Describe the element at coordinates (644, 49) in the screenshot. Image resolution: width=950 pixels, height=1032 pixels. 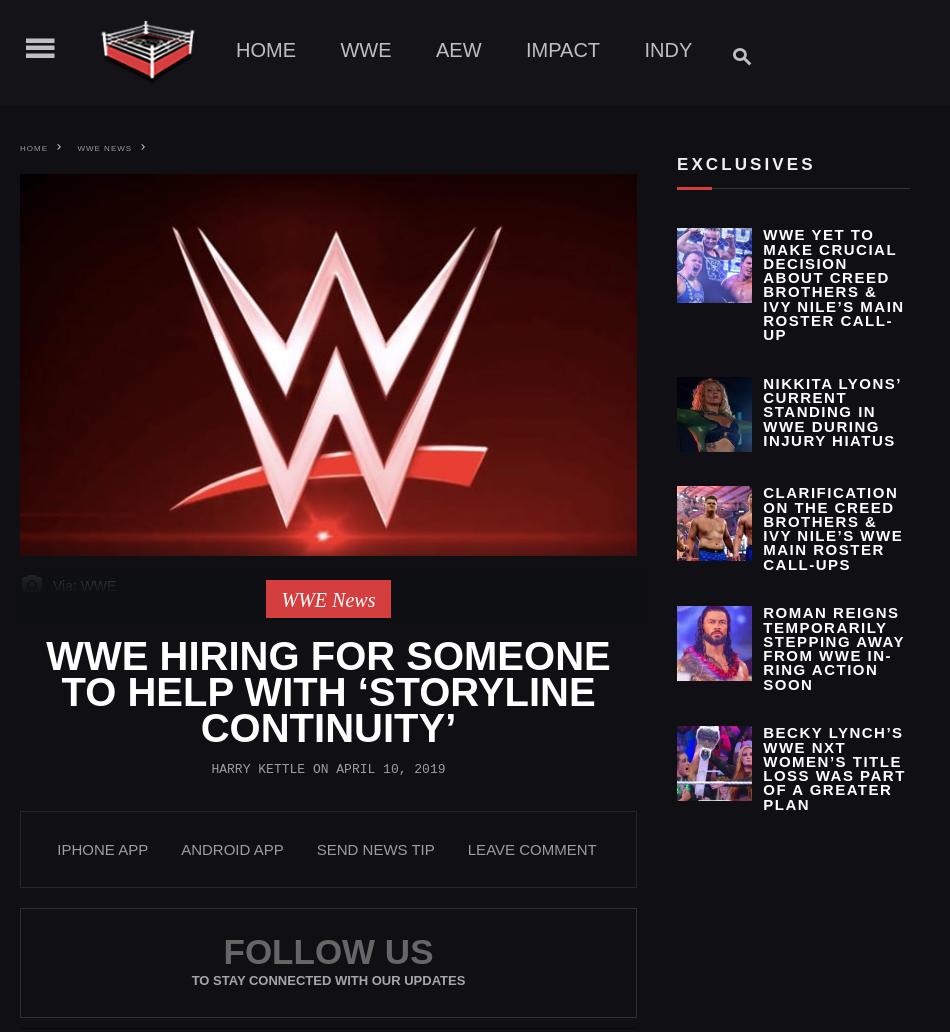
I see `'Indy'` at that location.